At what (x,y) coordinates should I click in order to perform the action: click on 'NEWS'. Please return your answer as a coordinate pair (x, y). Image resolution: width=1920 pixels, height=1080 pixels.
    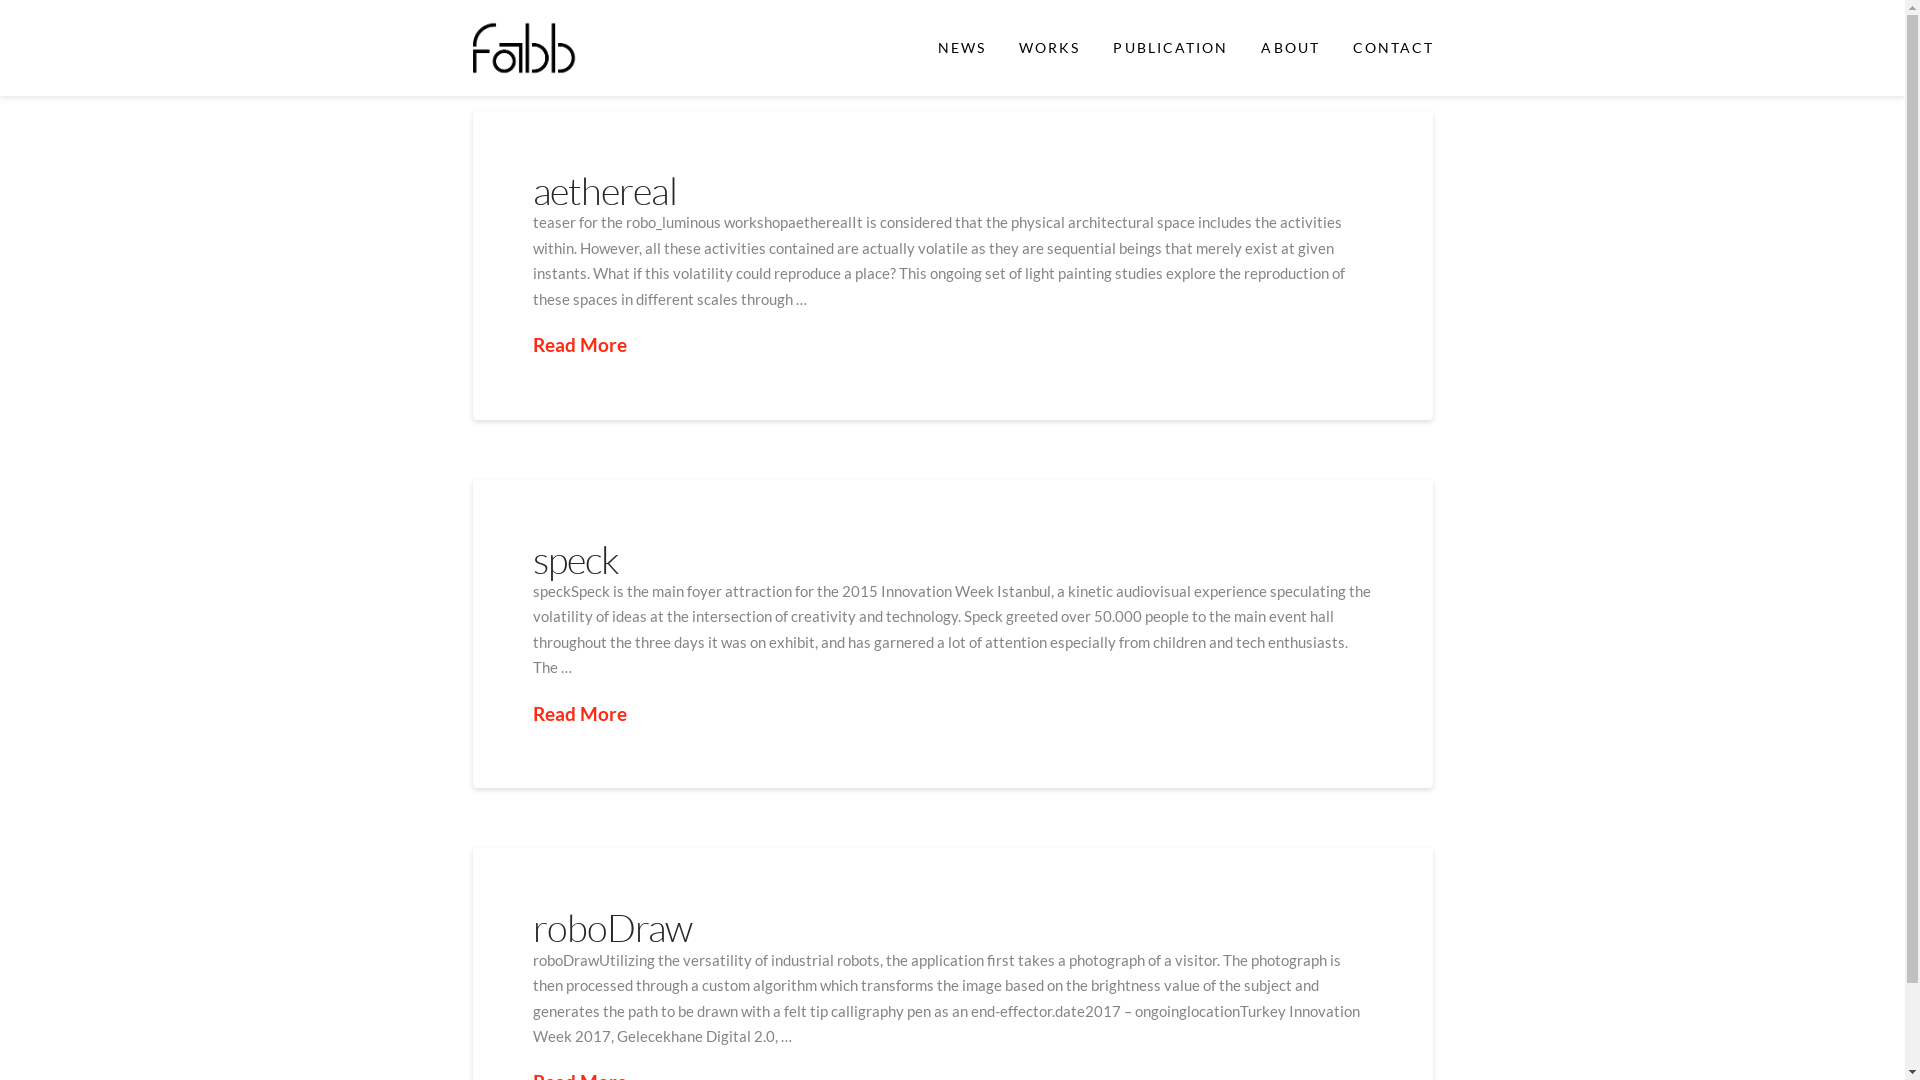
    Looking at the image, I should click on (919, 46).